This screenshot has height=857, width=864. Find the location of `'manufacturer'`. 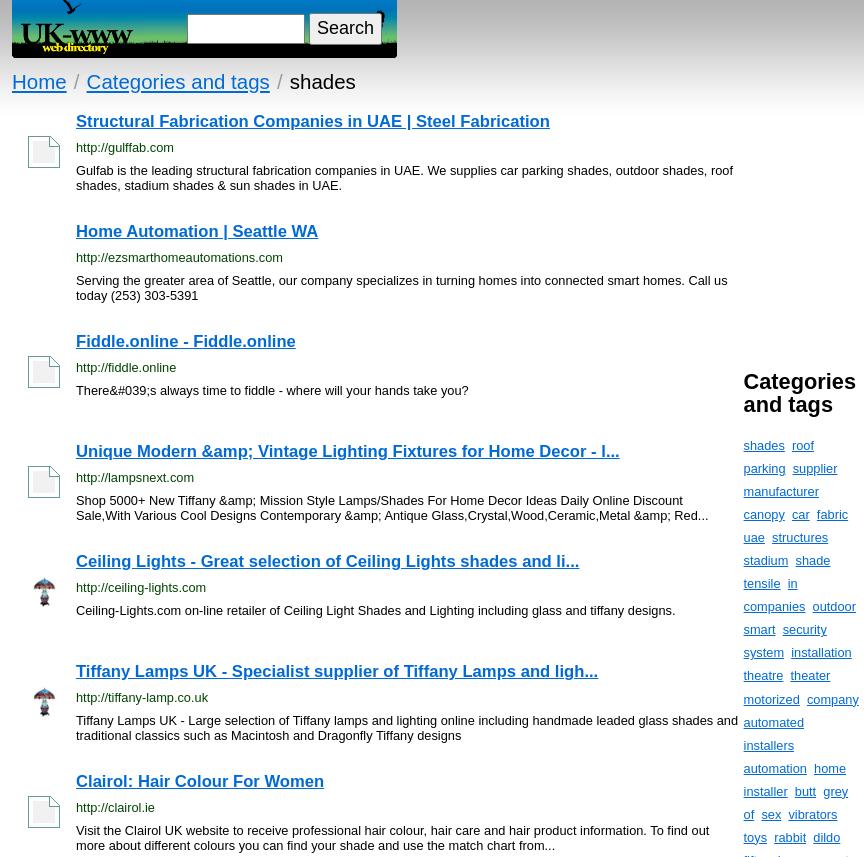

'manufacturer' is located at coordinates (743, 491).